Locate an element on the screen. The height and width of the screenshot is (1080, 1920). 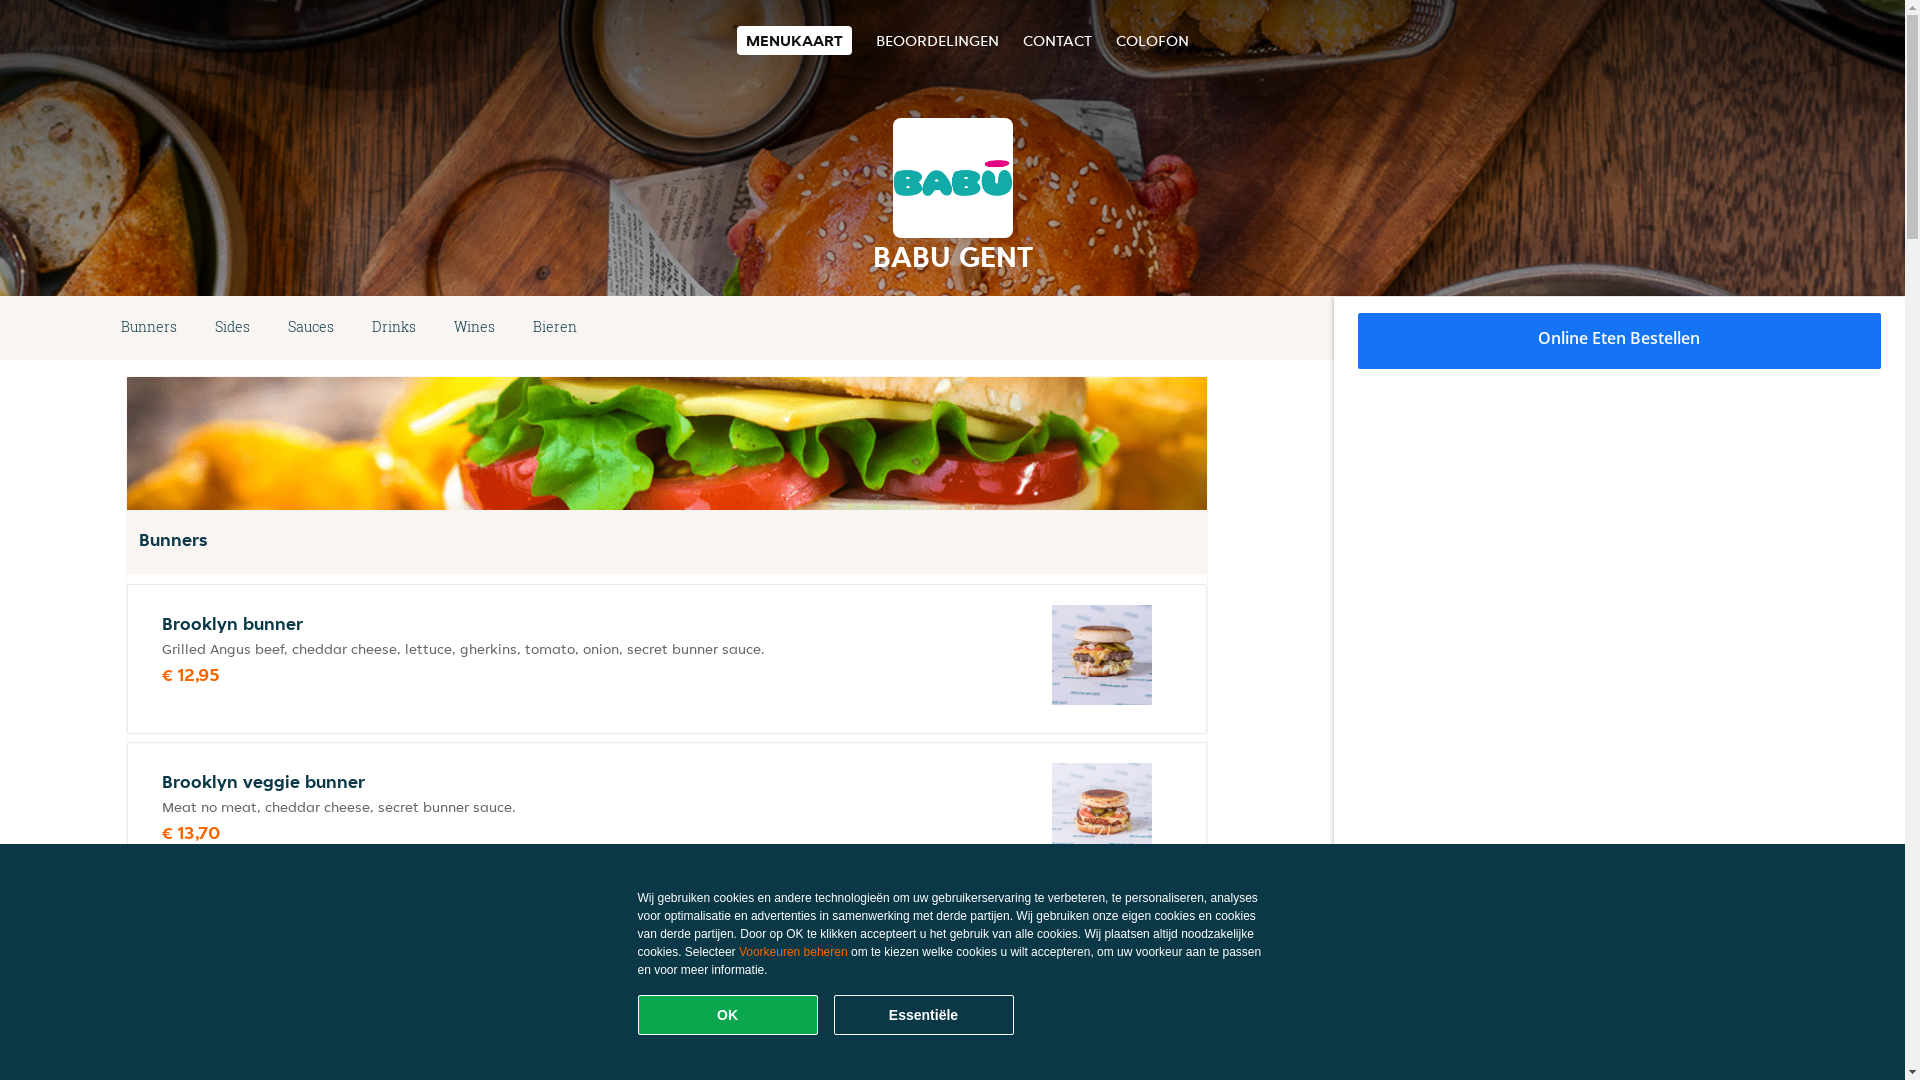
'BEOORDELINGEN' is located at coordinates (936, 40).